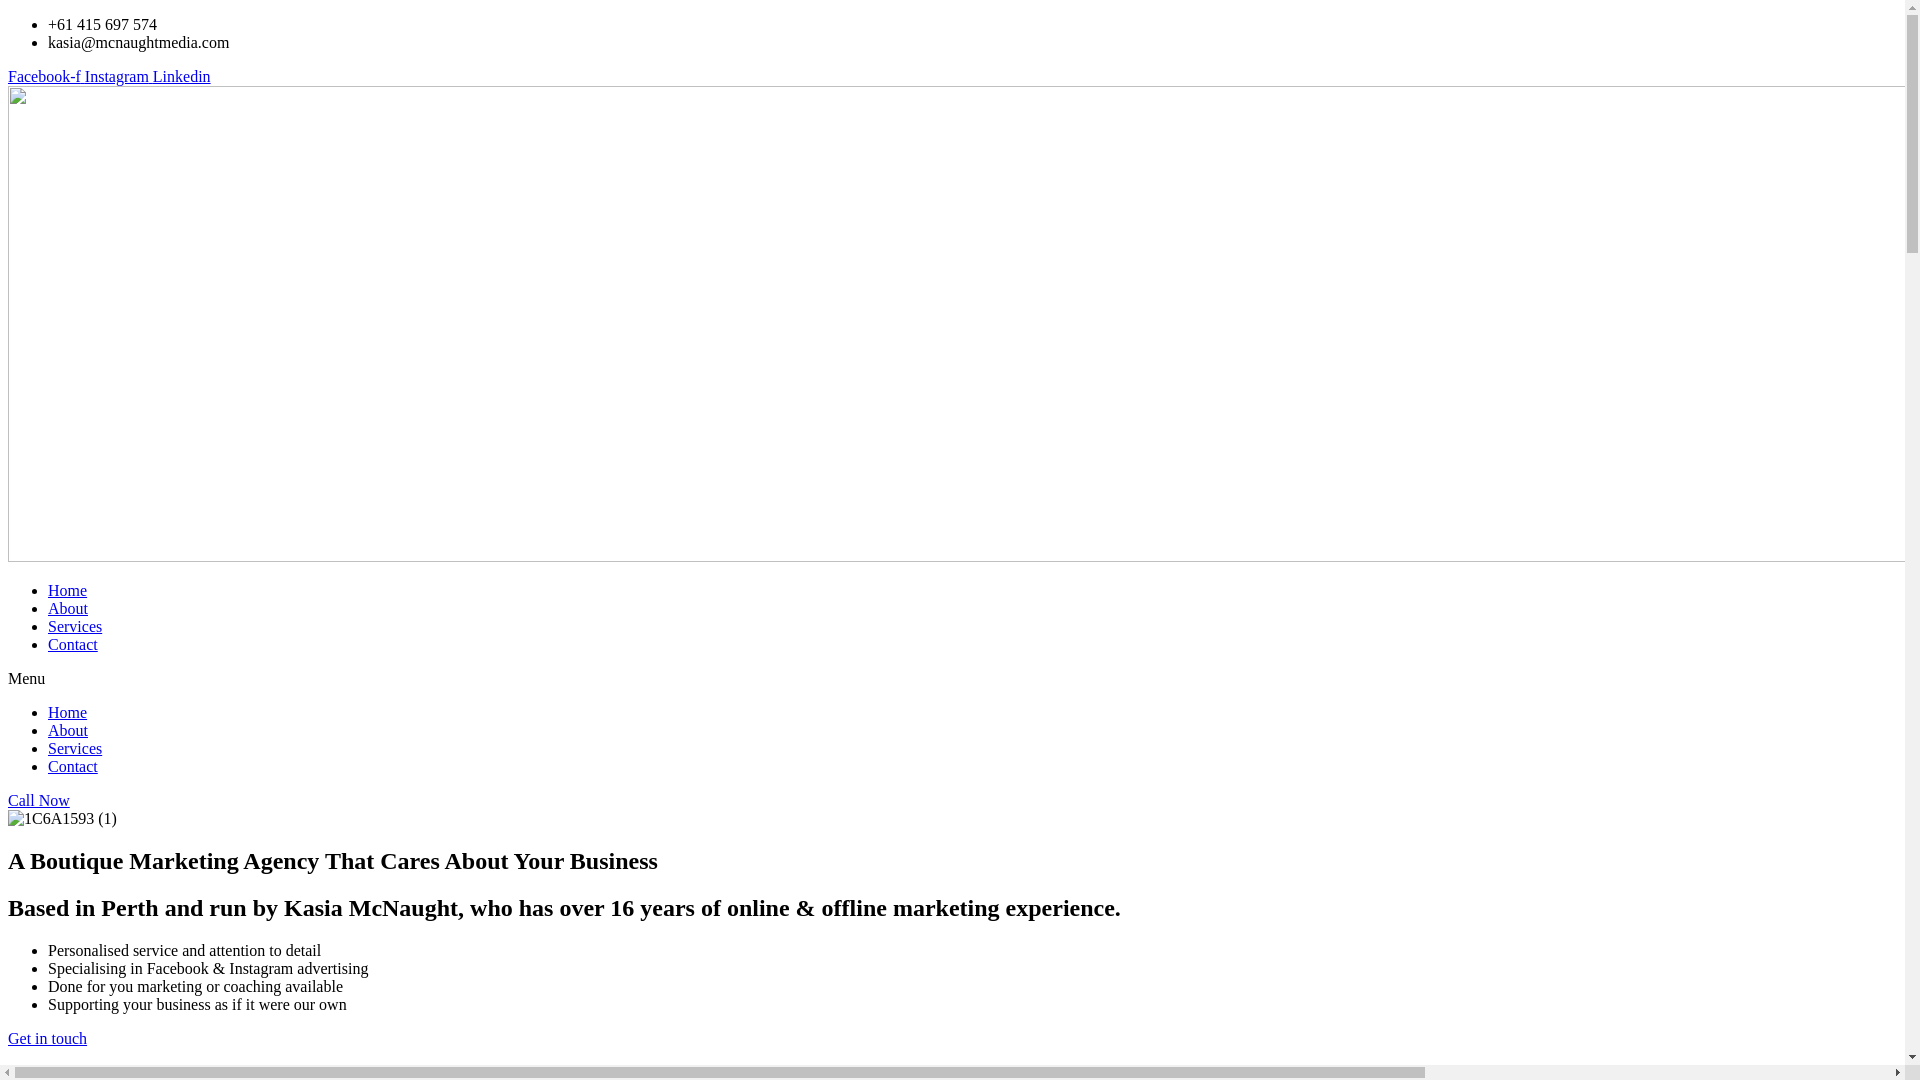 The width and height of the screenshot is (1920, 1080). Describe the element at coordinates (75, 748) in the screenshot. I see `'Services'` at that location.